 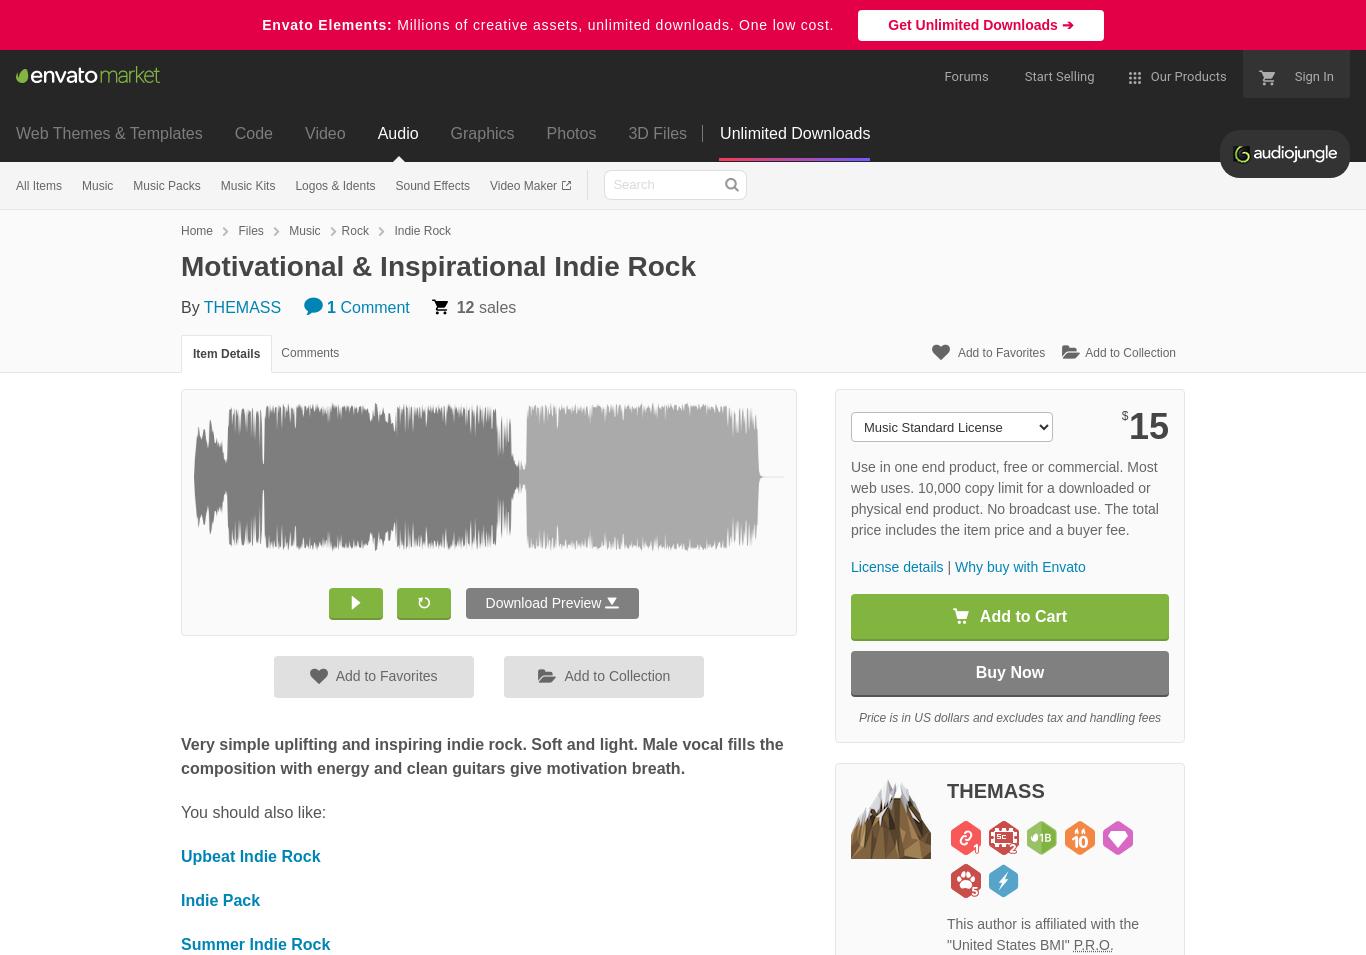 What do you see at coordinates (370, 306) in the screenshot?
I see `'Comment'` at bounding box center [370, 306].